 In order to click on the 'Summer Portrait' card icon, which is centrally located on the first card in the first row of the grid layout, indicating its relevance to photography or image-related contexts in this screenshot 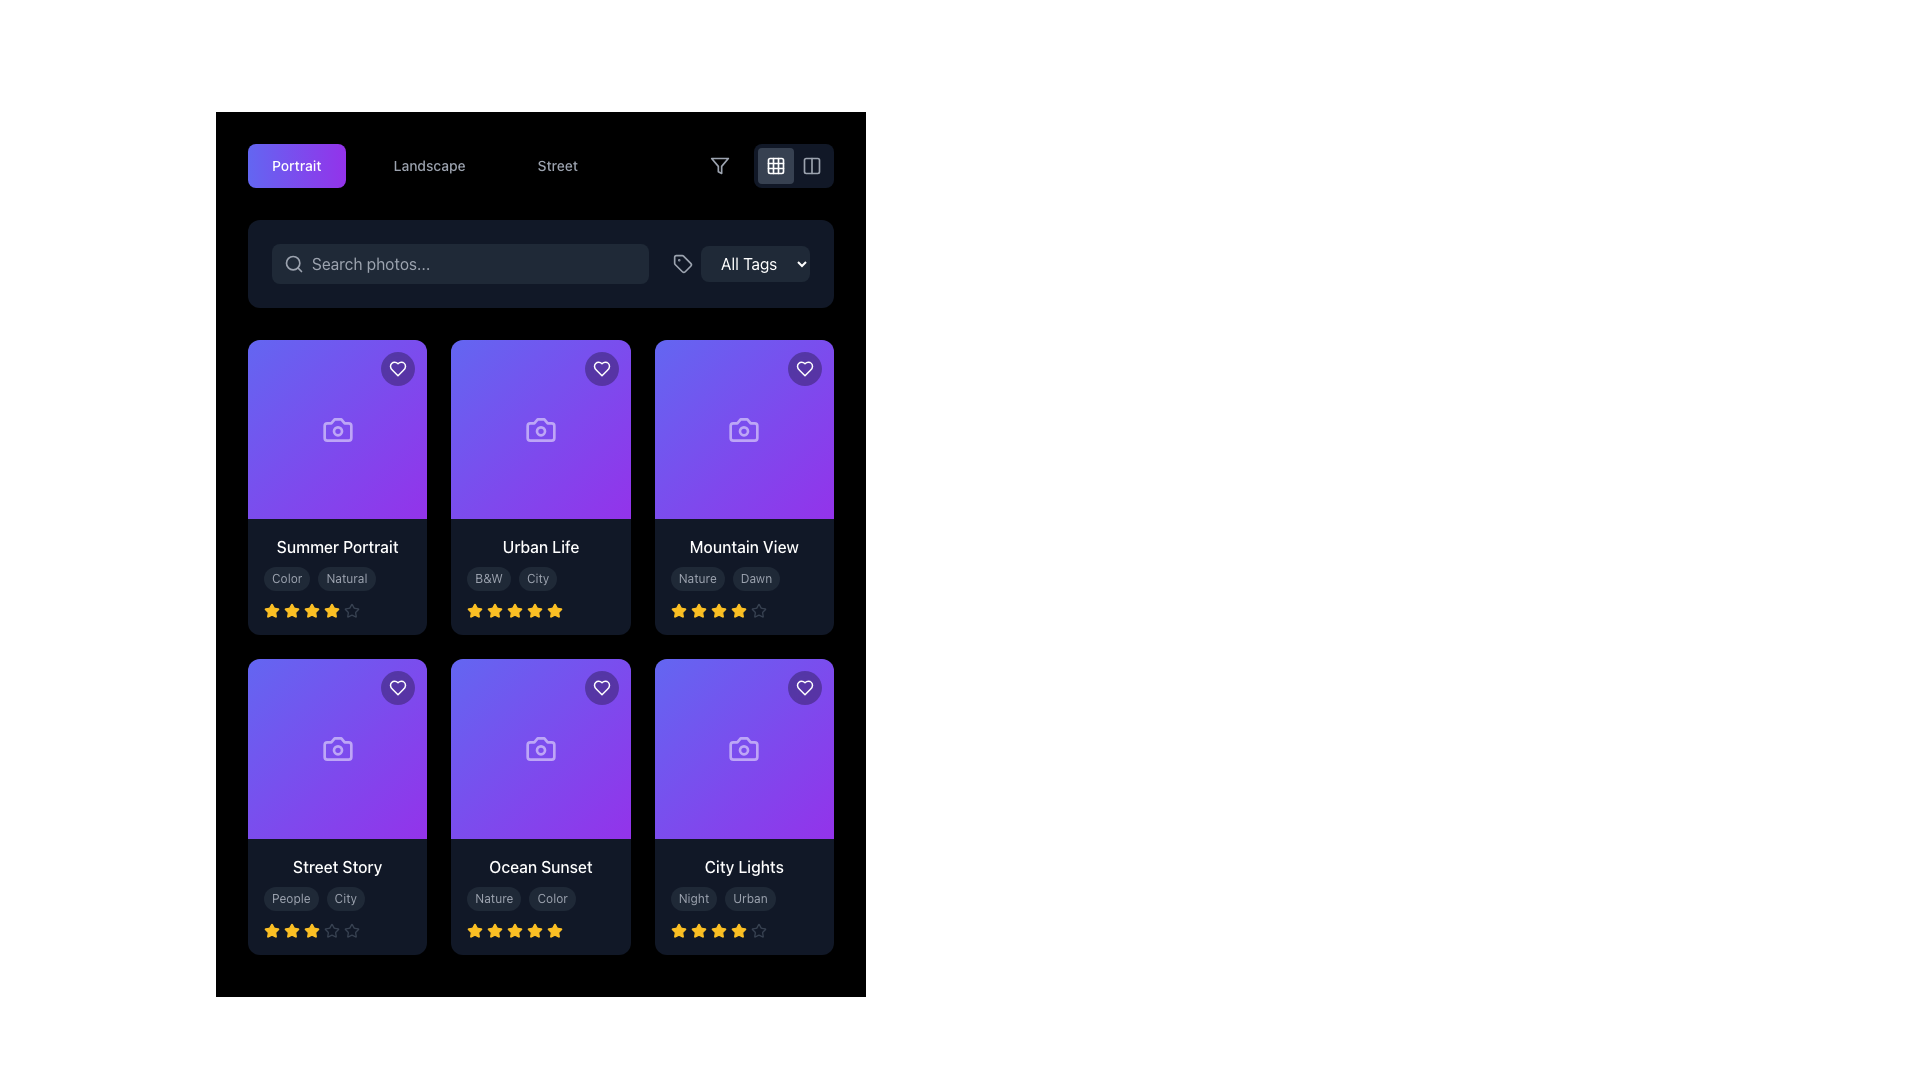, I will do `click(337, 428)`.